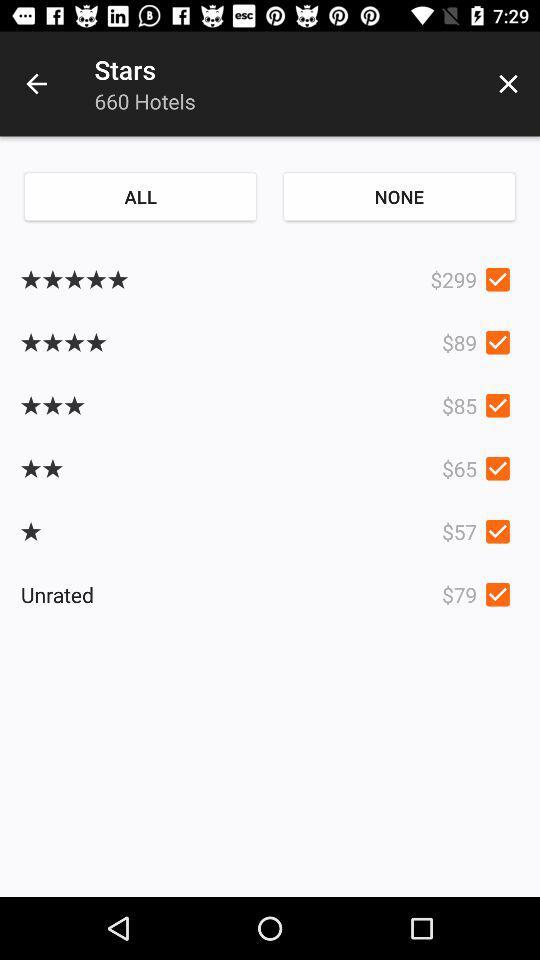 Image resolution: width=540 pixels, height=960 pixels. I want to click on icon next to the all item, so click(399, 196).